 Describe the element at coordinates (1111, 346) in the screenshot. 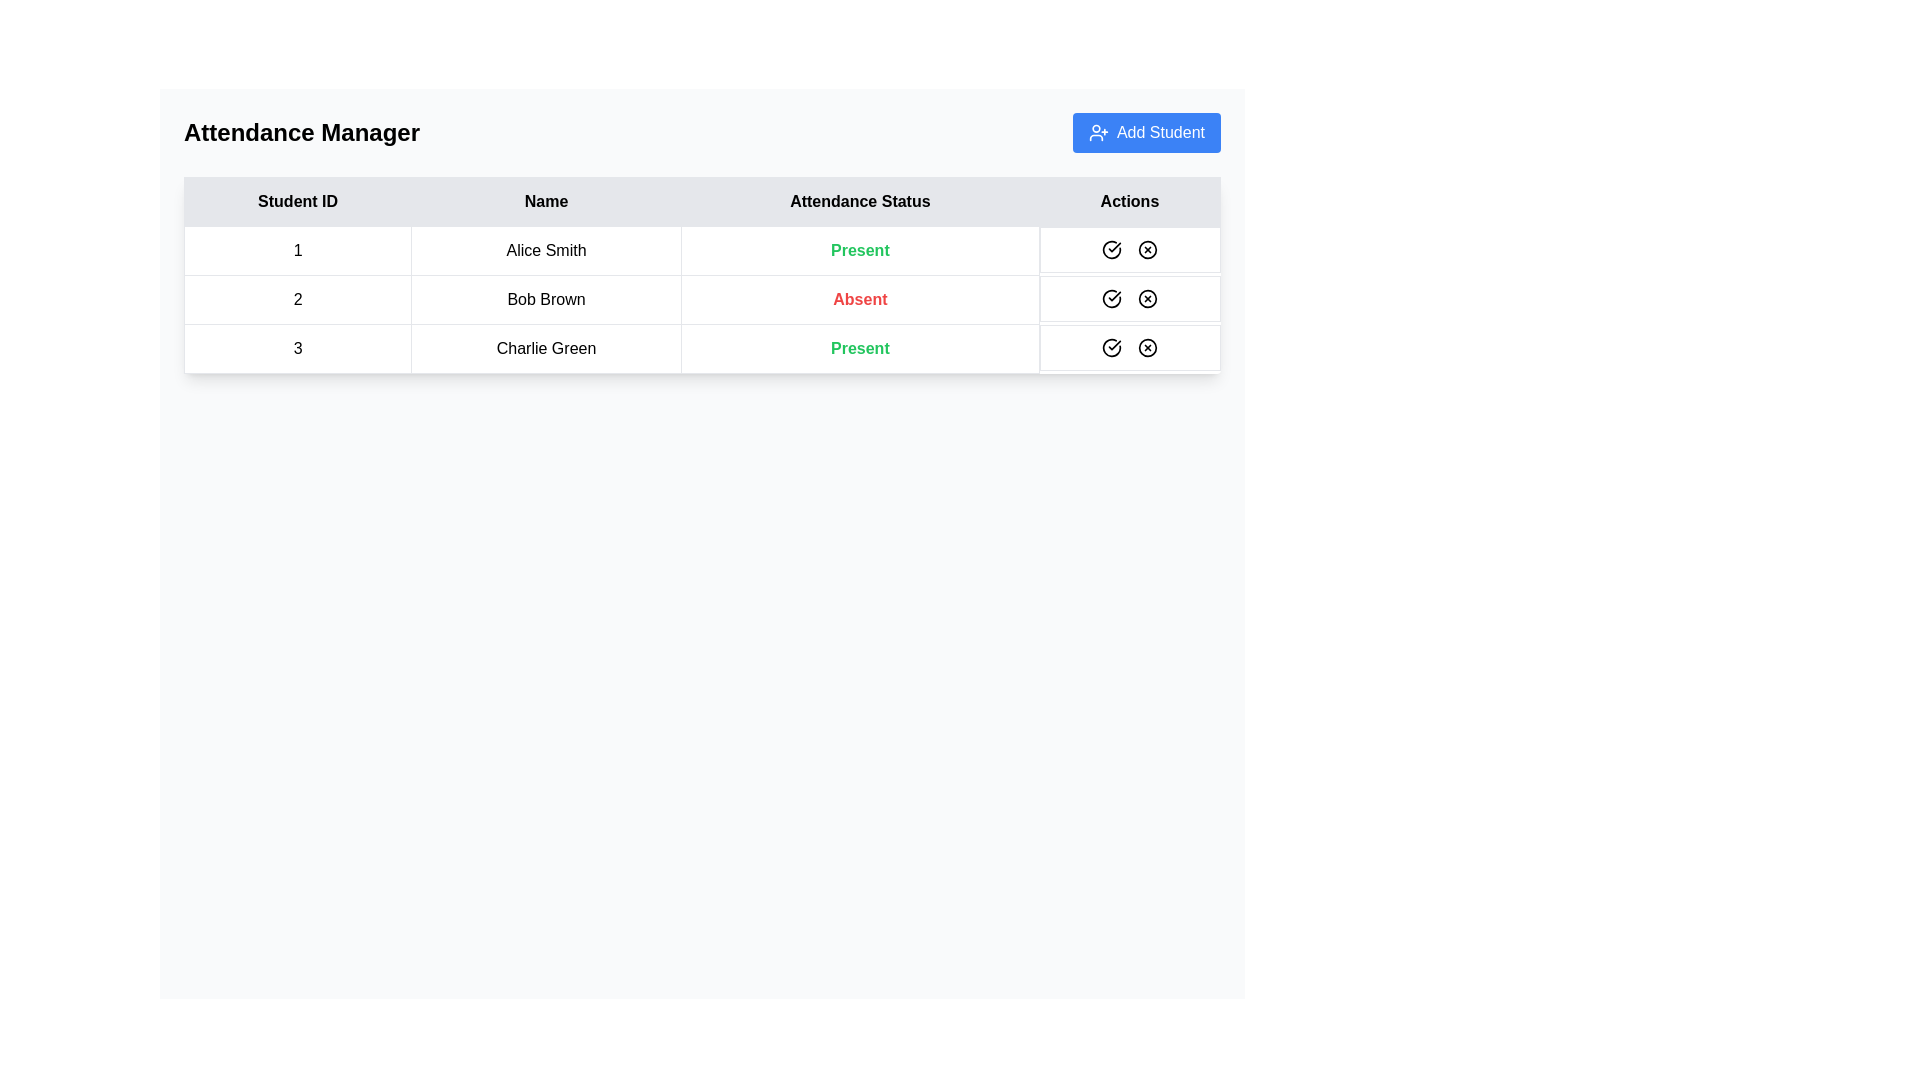

I see `the attendance/status confirmation icon located in the third row of the table under the 'Actions' column, which is the first icon from the left` at that location.